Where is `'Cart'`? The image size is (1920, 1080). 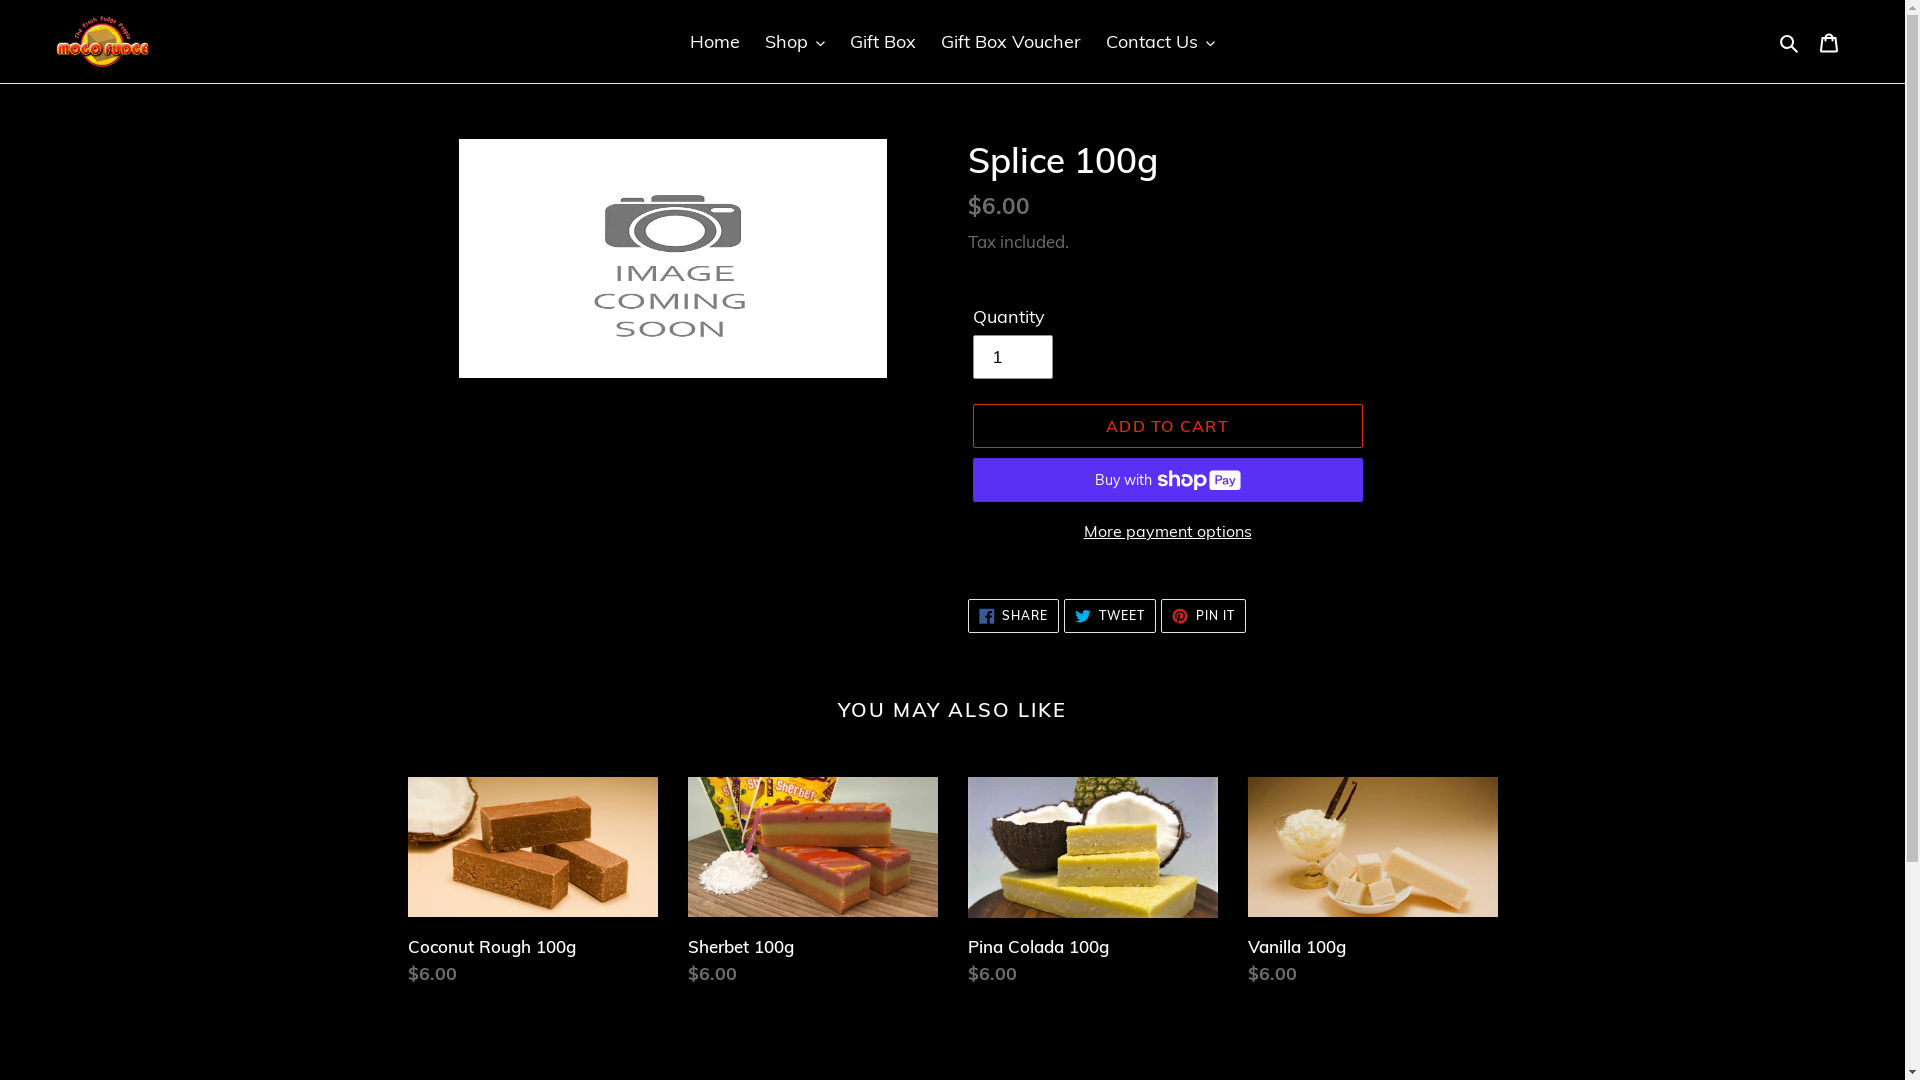
'Cart' is located at coordinates (1828, 41).